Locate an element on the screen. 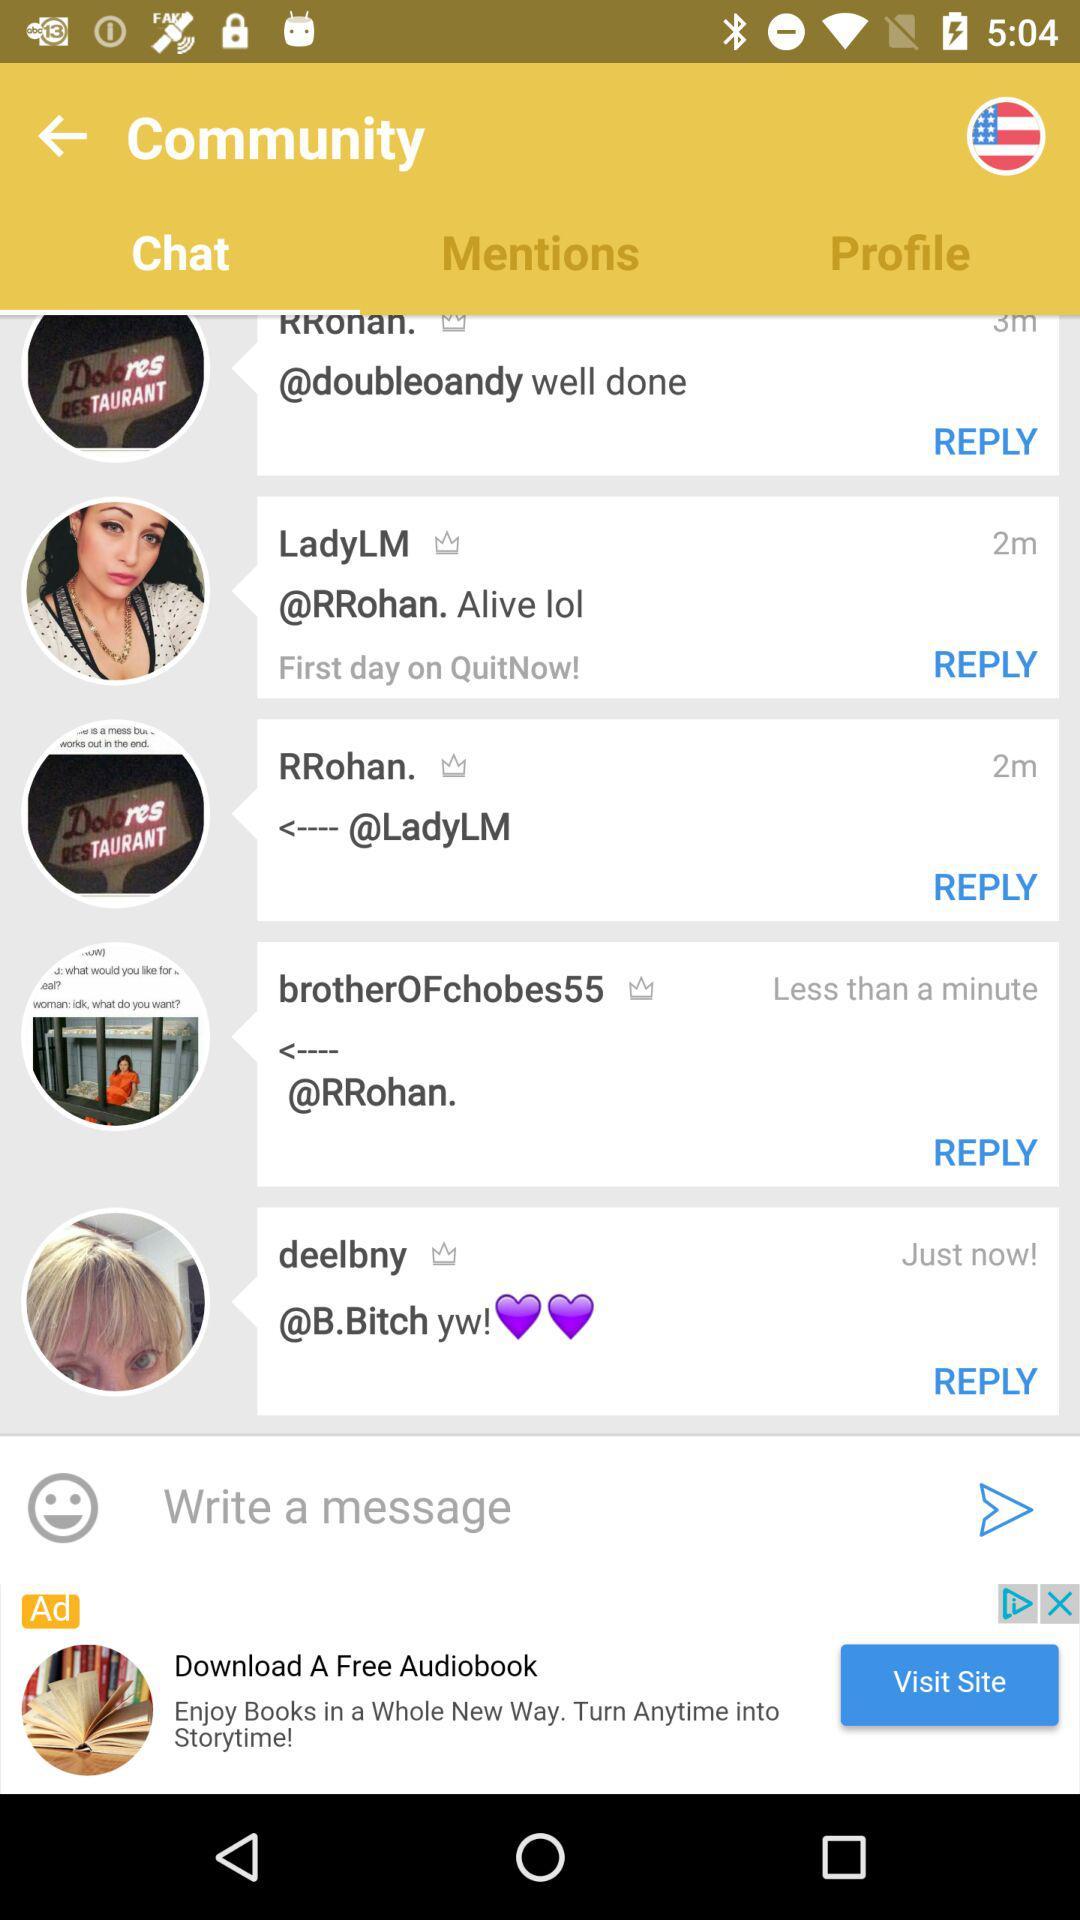 The image size is (1080, 1920). choose emoji is located at coordinates (61, 1509).